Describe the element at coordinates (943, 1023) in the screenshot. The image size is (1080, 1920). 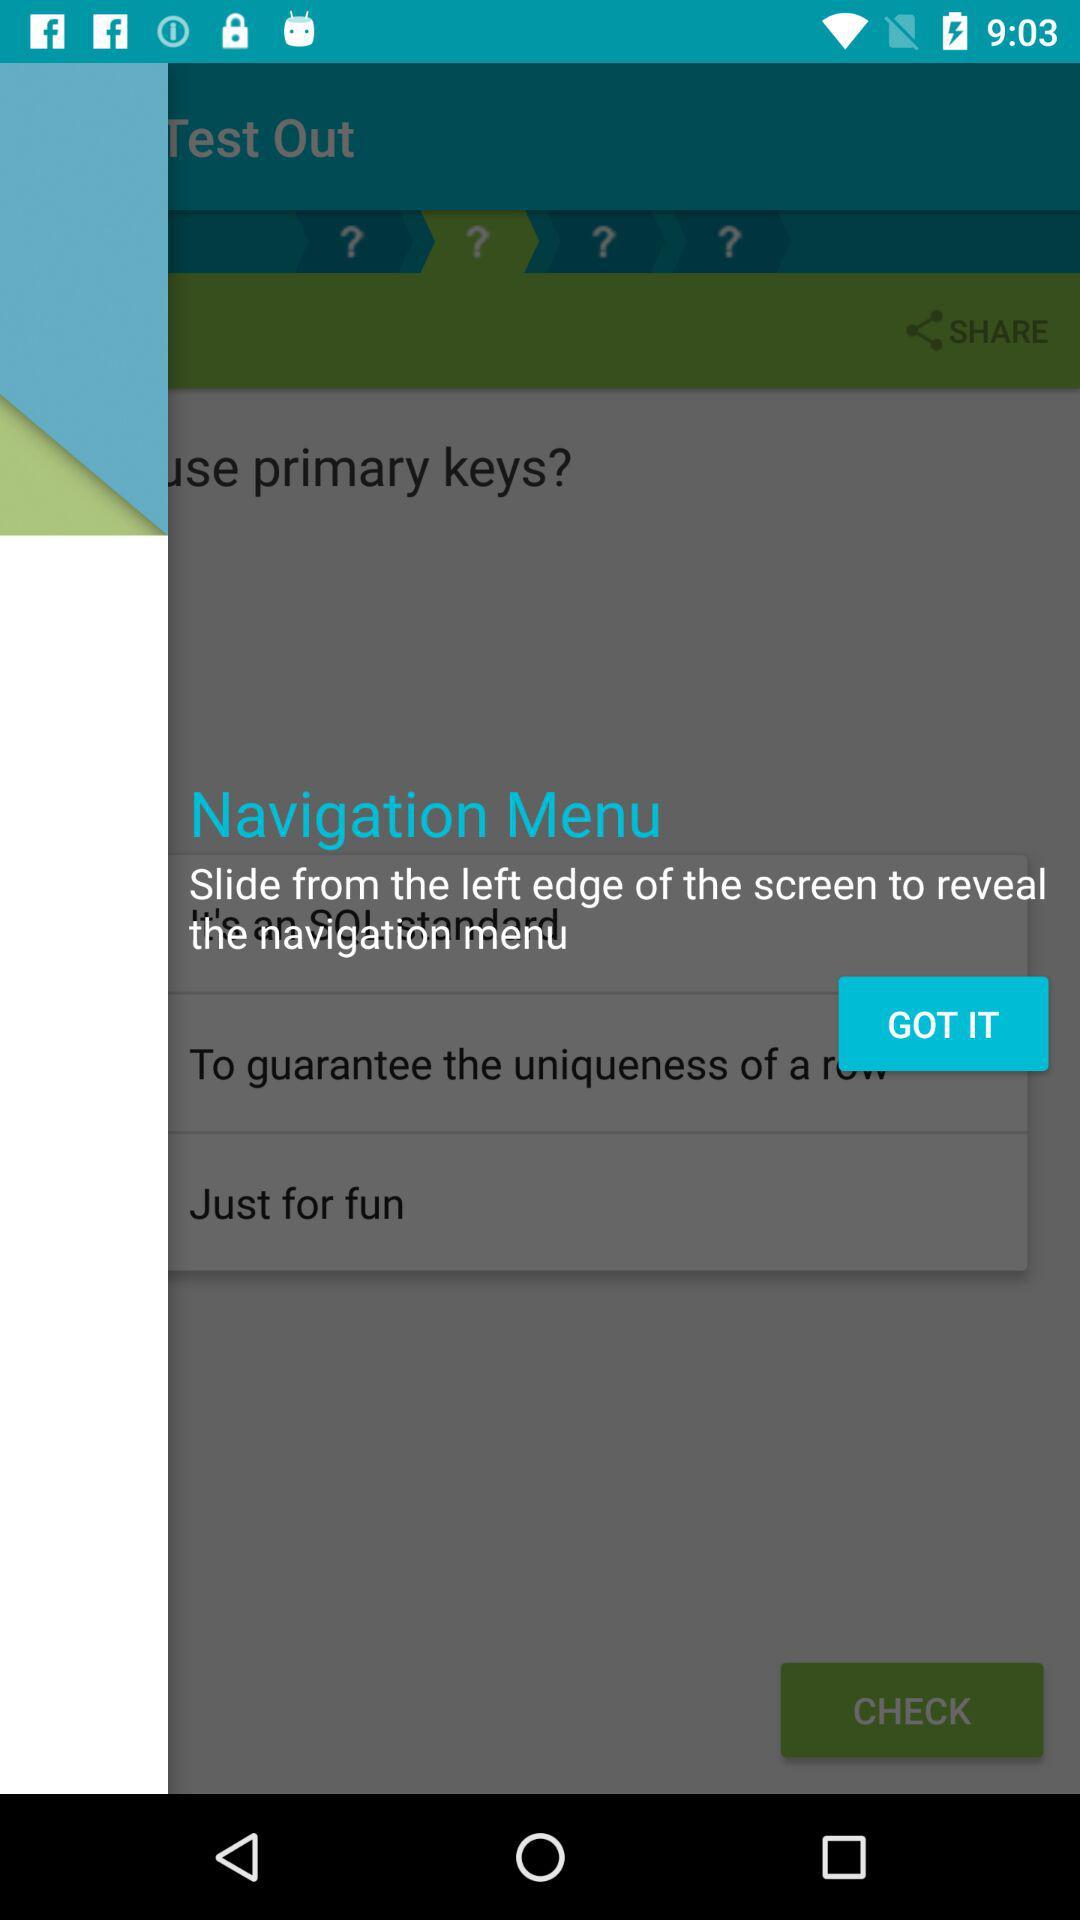
I see `the item on the right` at that location.